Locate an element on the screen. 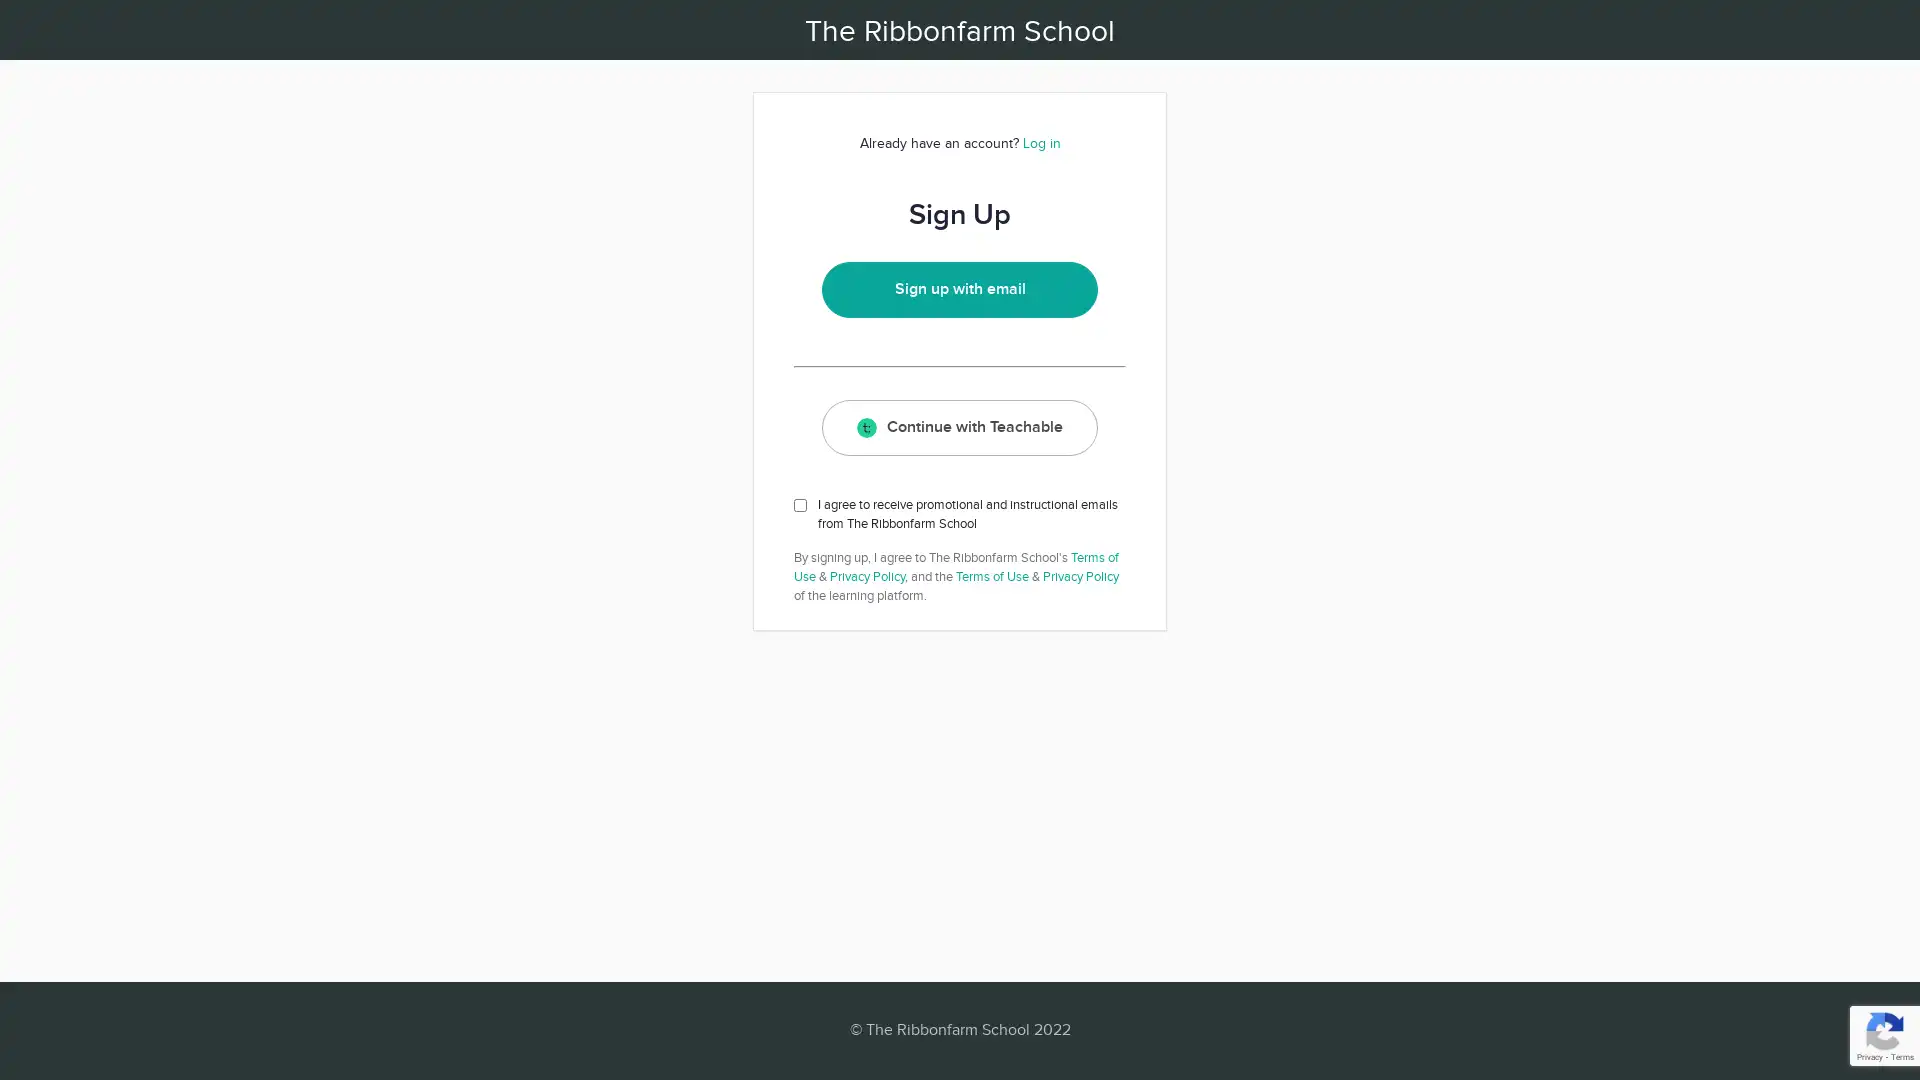 This screenshot has width=1920, height=1080. Continue with Teachable is located at coordinates (958, 426).